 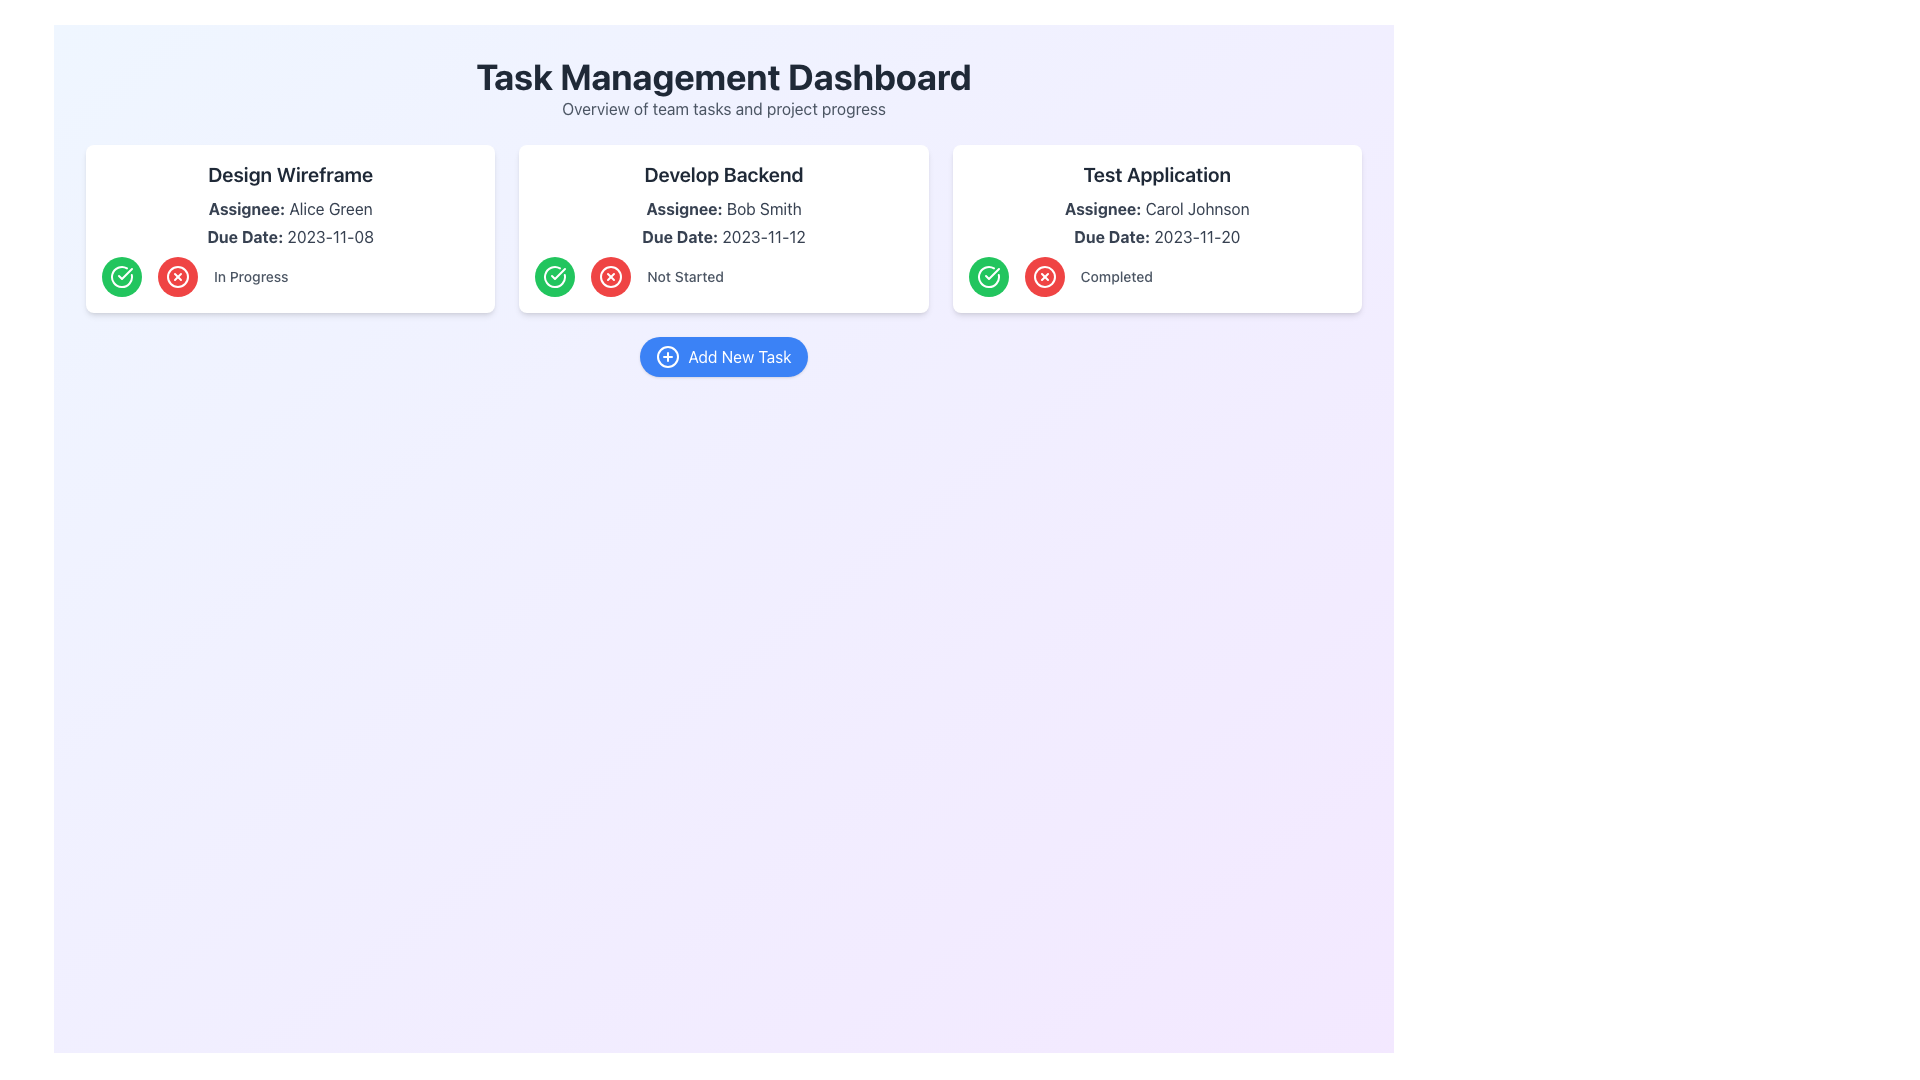 What do you see at coordinates (723, 173) in the screenshot?
I see `the Text Label that presents the title 'Develop Backend', located at the top center of the middle card in the task management system` at bounding box center [723, 173].